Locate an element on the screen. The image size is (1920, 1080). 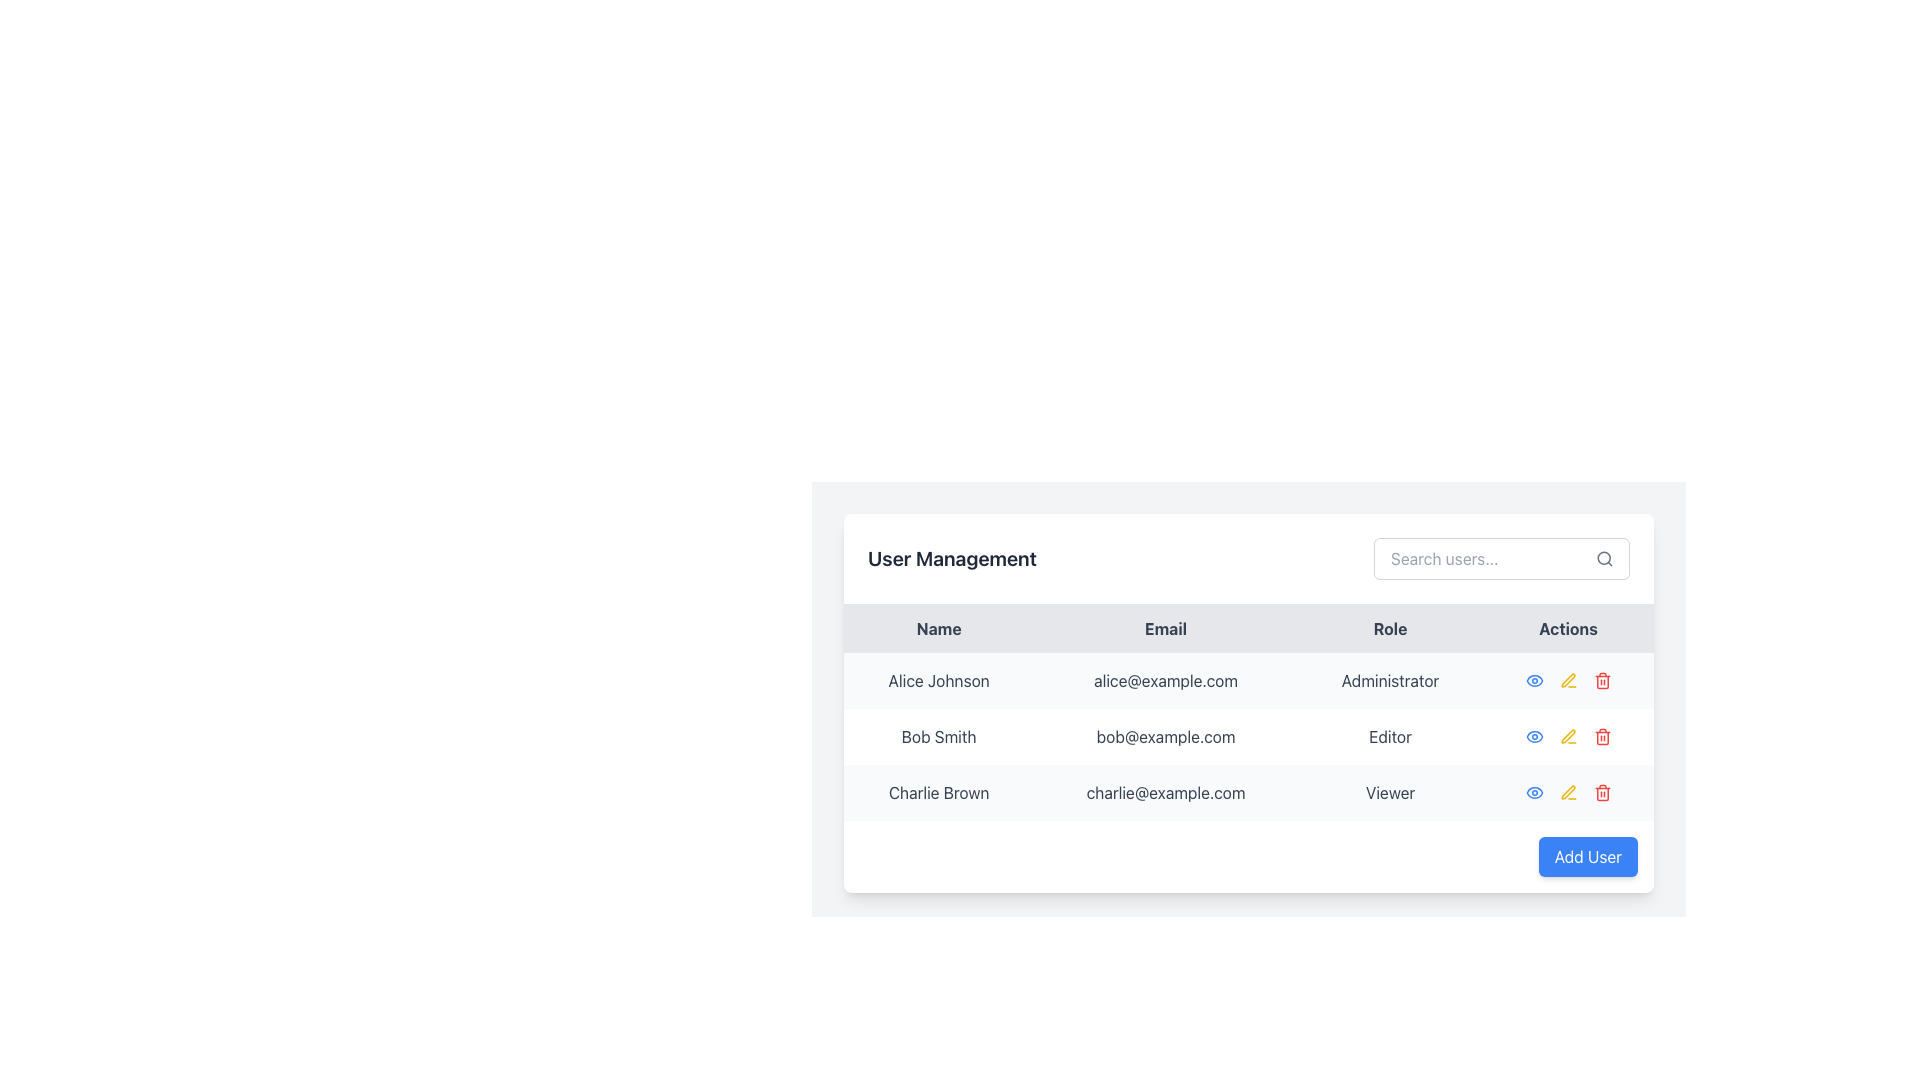
the 'Role' text label in the third column header of the 'User Management' section, which is styled in bold on a light gray background is located at coordinates (1389, 627).